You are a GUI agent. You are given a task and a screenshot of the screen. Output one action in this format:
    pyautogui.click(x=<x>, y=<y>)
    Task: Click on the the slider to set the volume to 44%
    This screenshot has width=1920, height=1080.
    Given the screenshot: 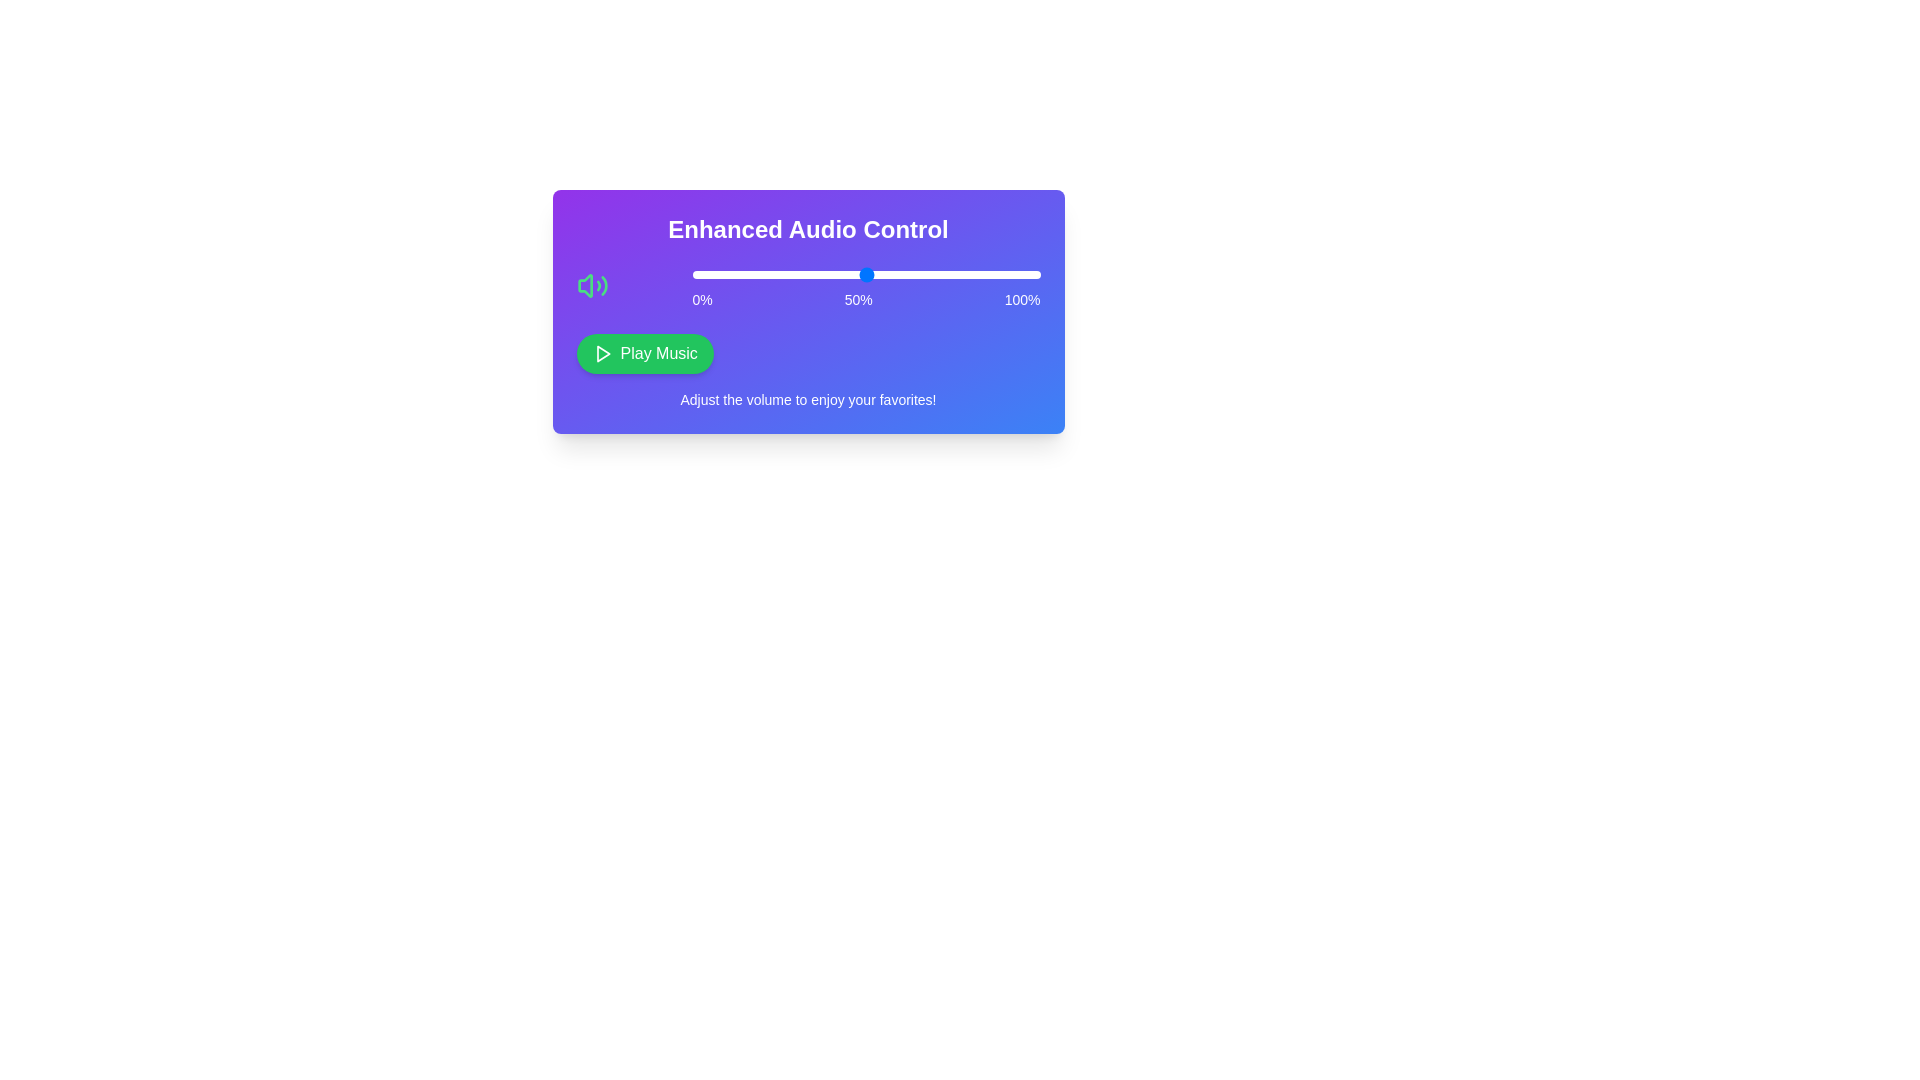 What is the action you would take?
    pyautogui.click(x=845, y=274)
    